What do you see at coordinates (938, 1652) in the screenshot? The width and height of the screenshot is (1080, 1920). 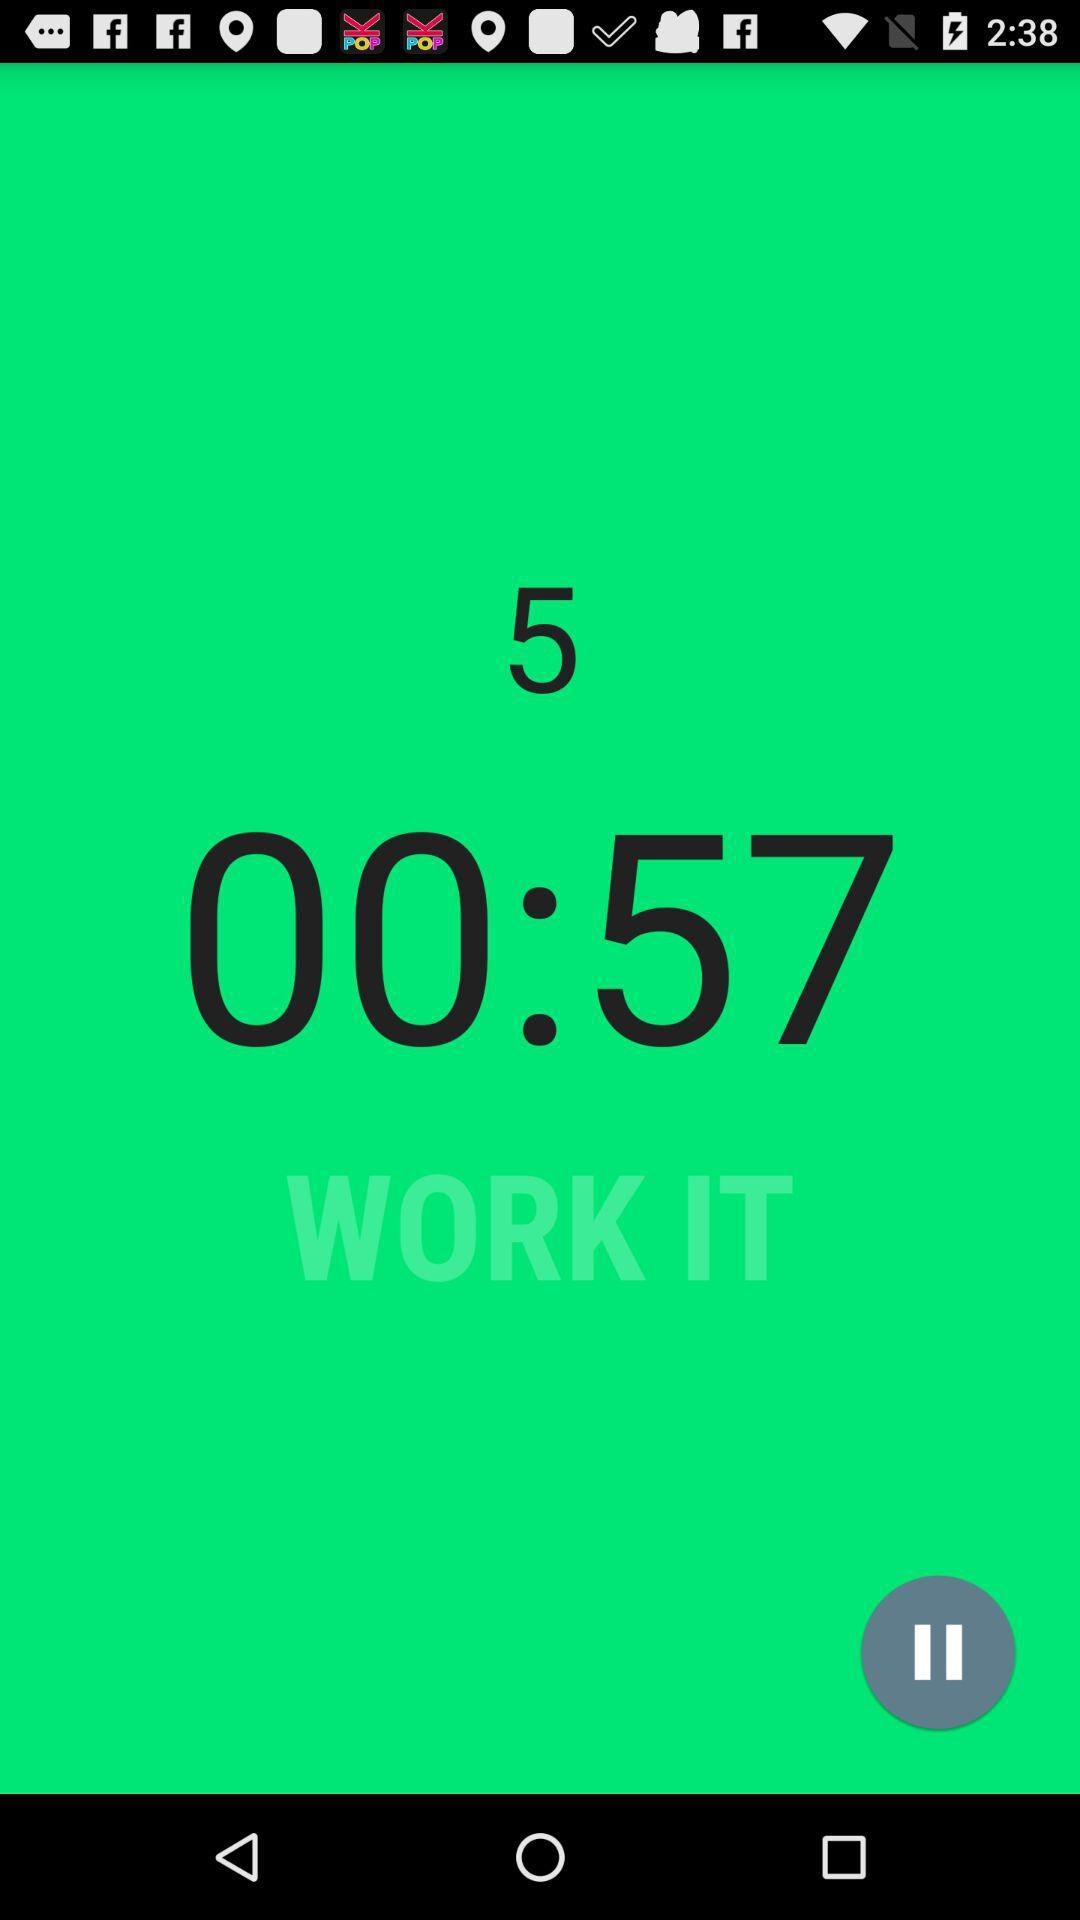 I see `icon below the 00:57 item` at bounding box center [938, 1652].